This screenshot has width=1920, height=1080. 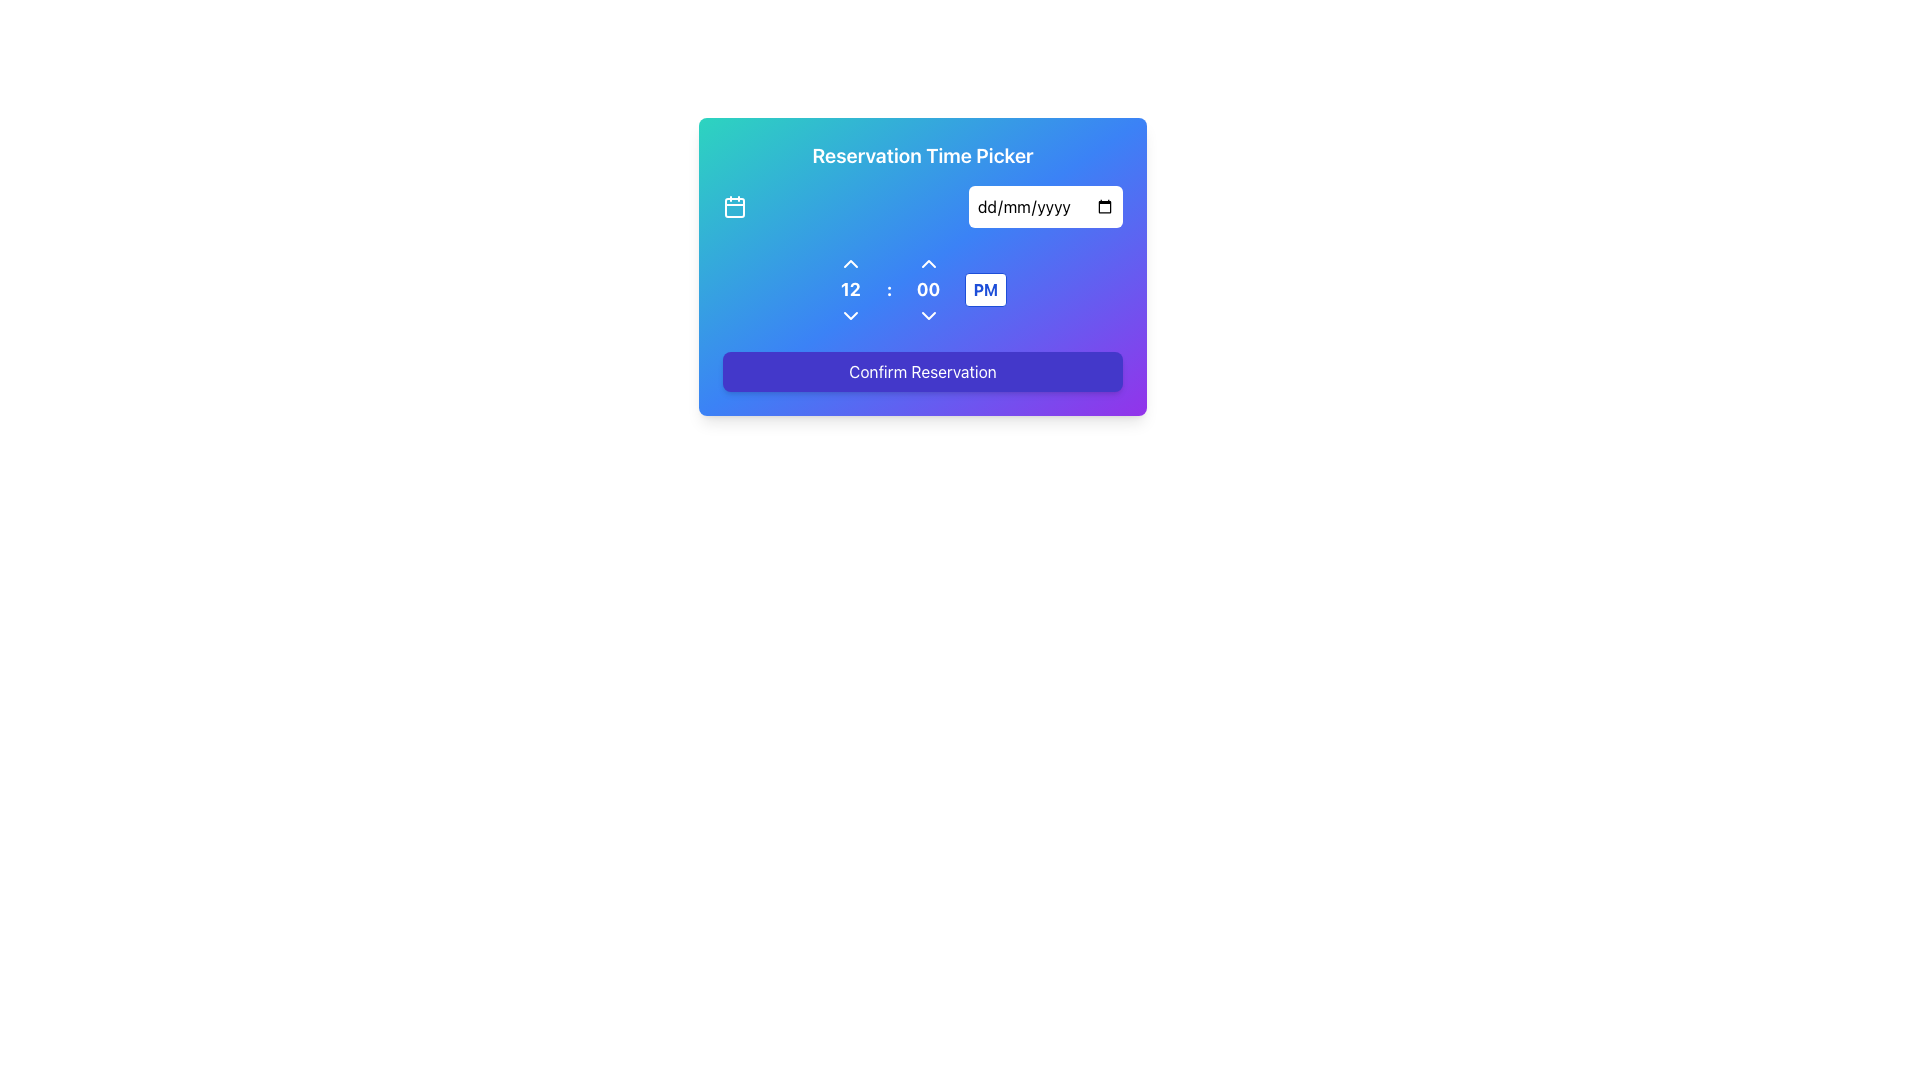 I want to click on the triangular-shaped chevron icon pointing upwards, which is styled in white and placed within a blue background in the time picker control, so click(x=927, y=262).